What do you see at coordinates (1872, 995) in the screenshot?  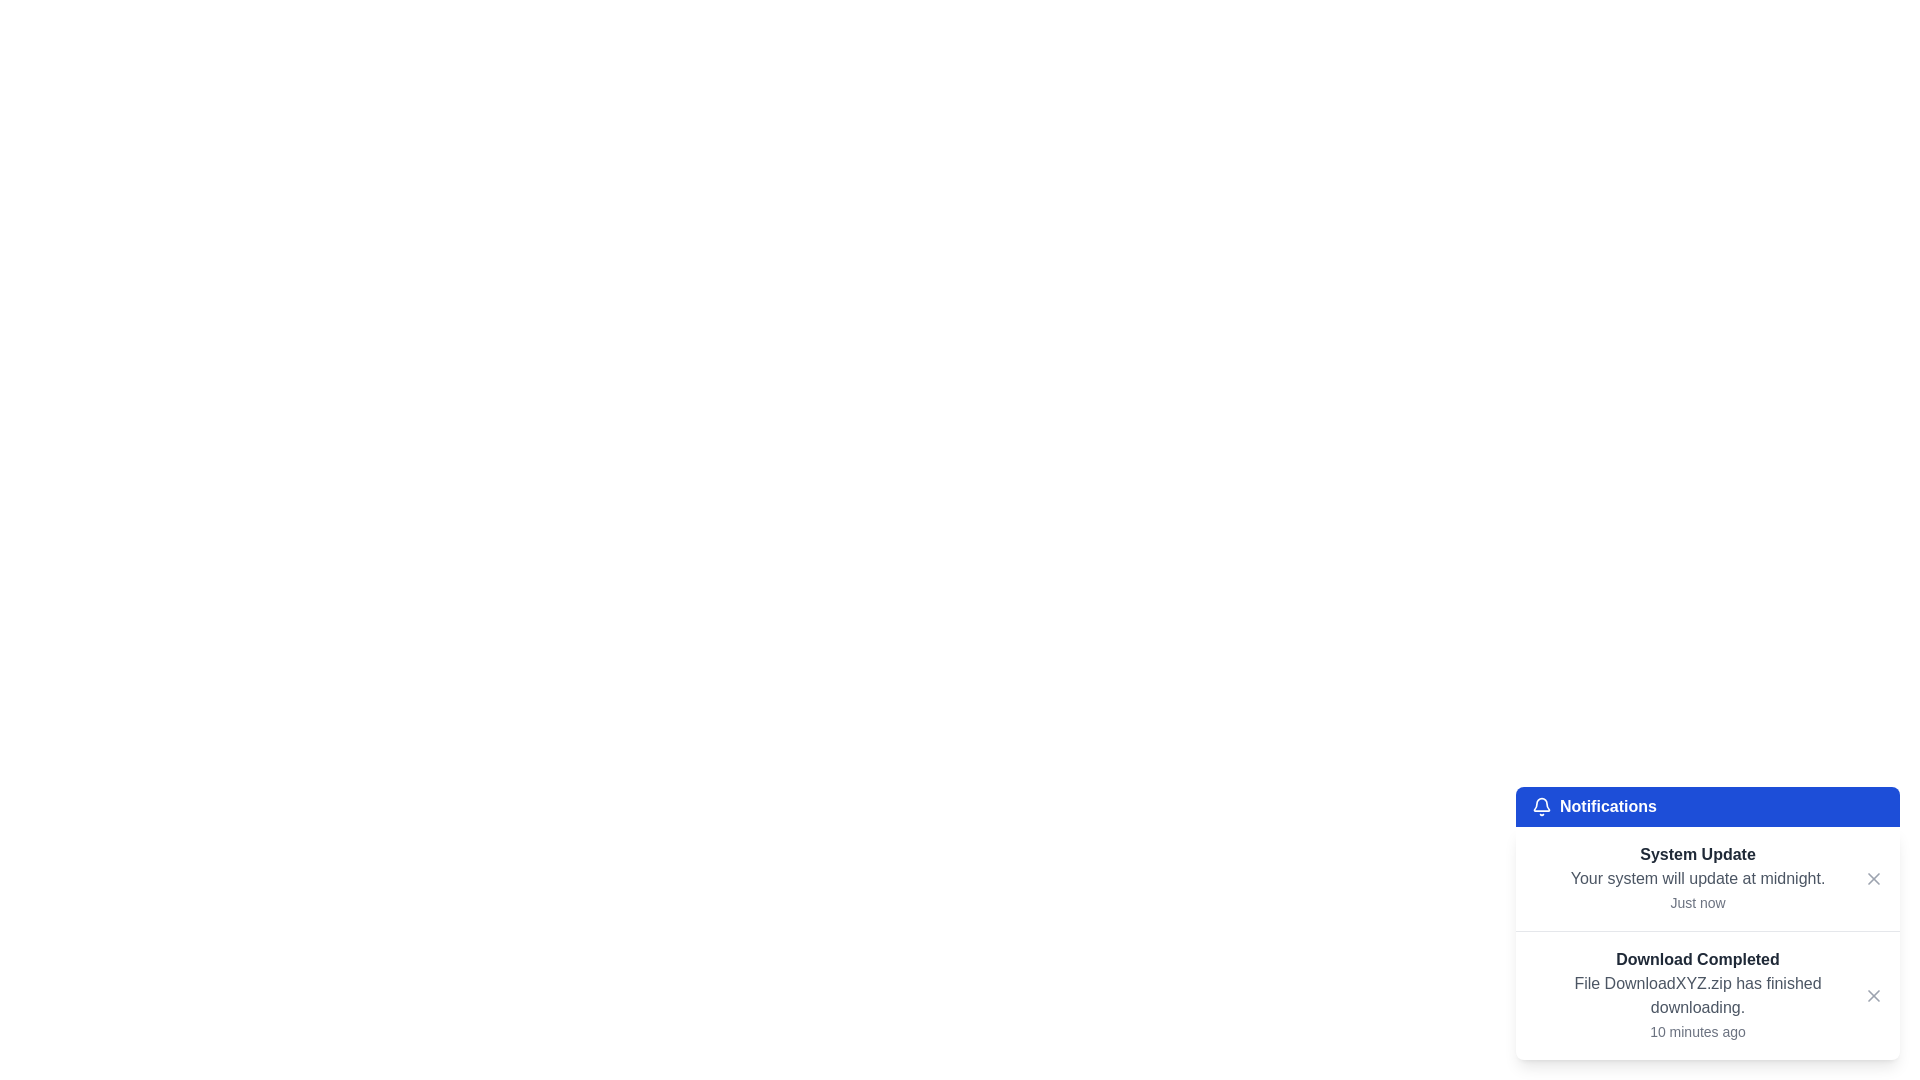 I see `the Close button icon located at the bottom-right corner of the notification area` at bounding box center [1872, 995].